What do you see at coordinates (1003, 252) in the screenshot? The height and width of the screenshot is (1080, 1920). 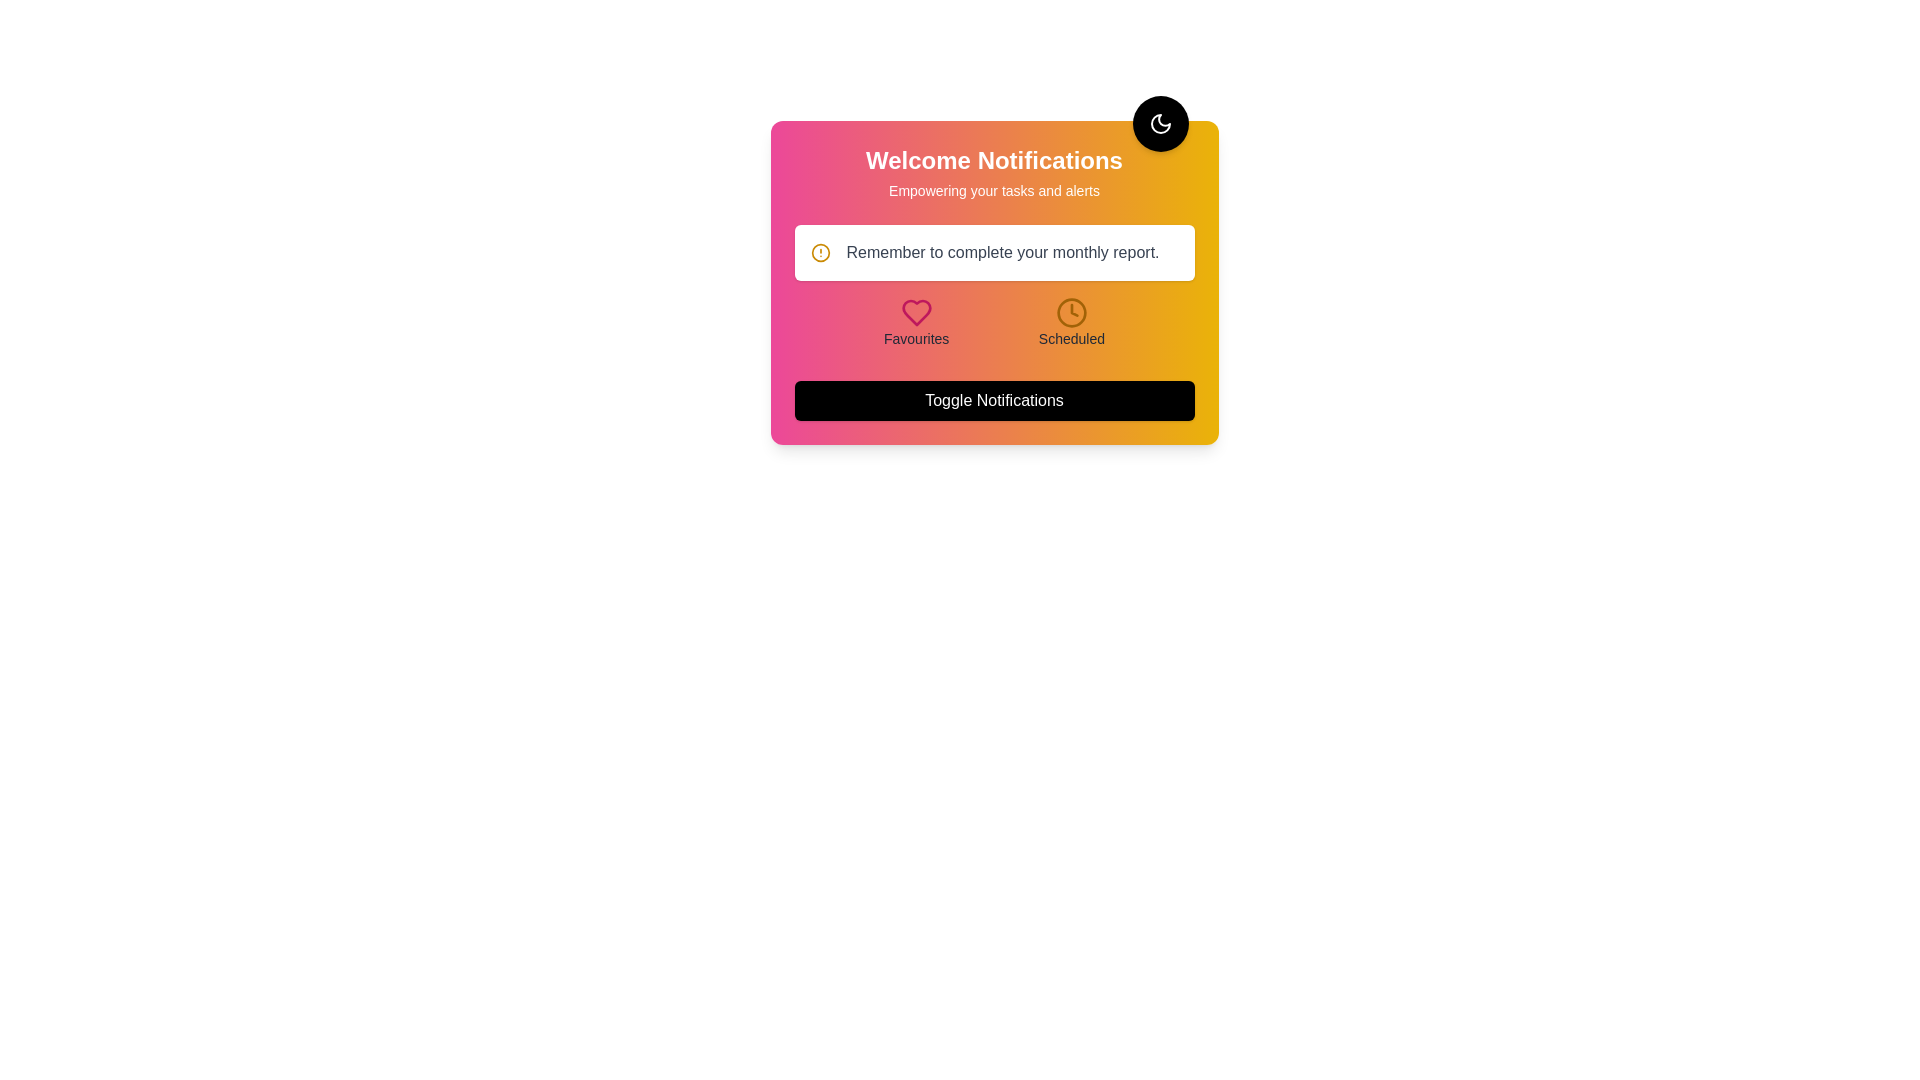 I see `the text label displaying 'Remember to complete your monthly report.' which is centrally located within a card-like interface, to the right of a yellow alert icon` at bounding box center [1003, 252].